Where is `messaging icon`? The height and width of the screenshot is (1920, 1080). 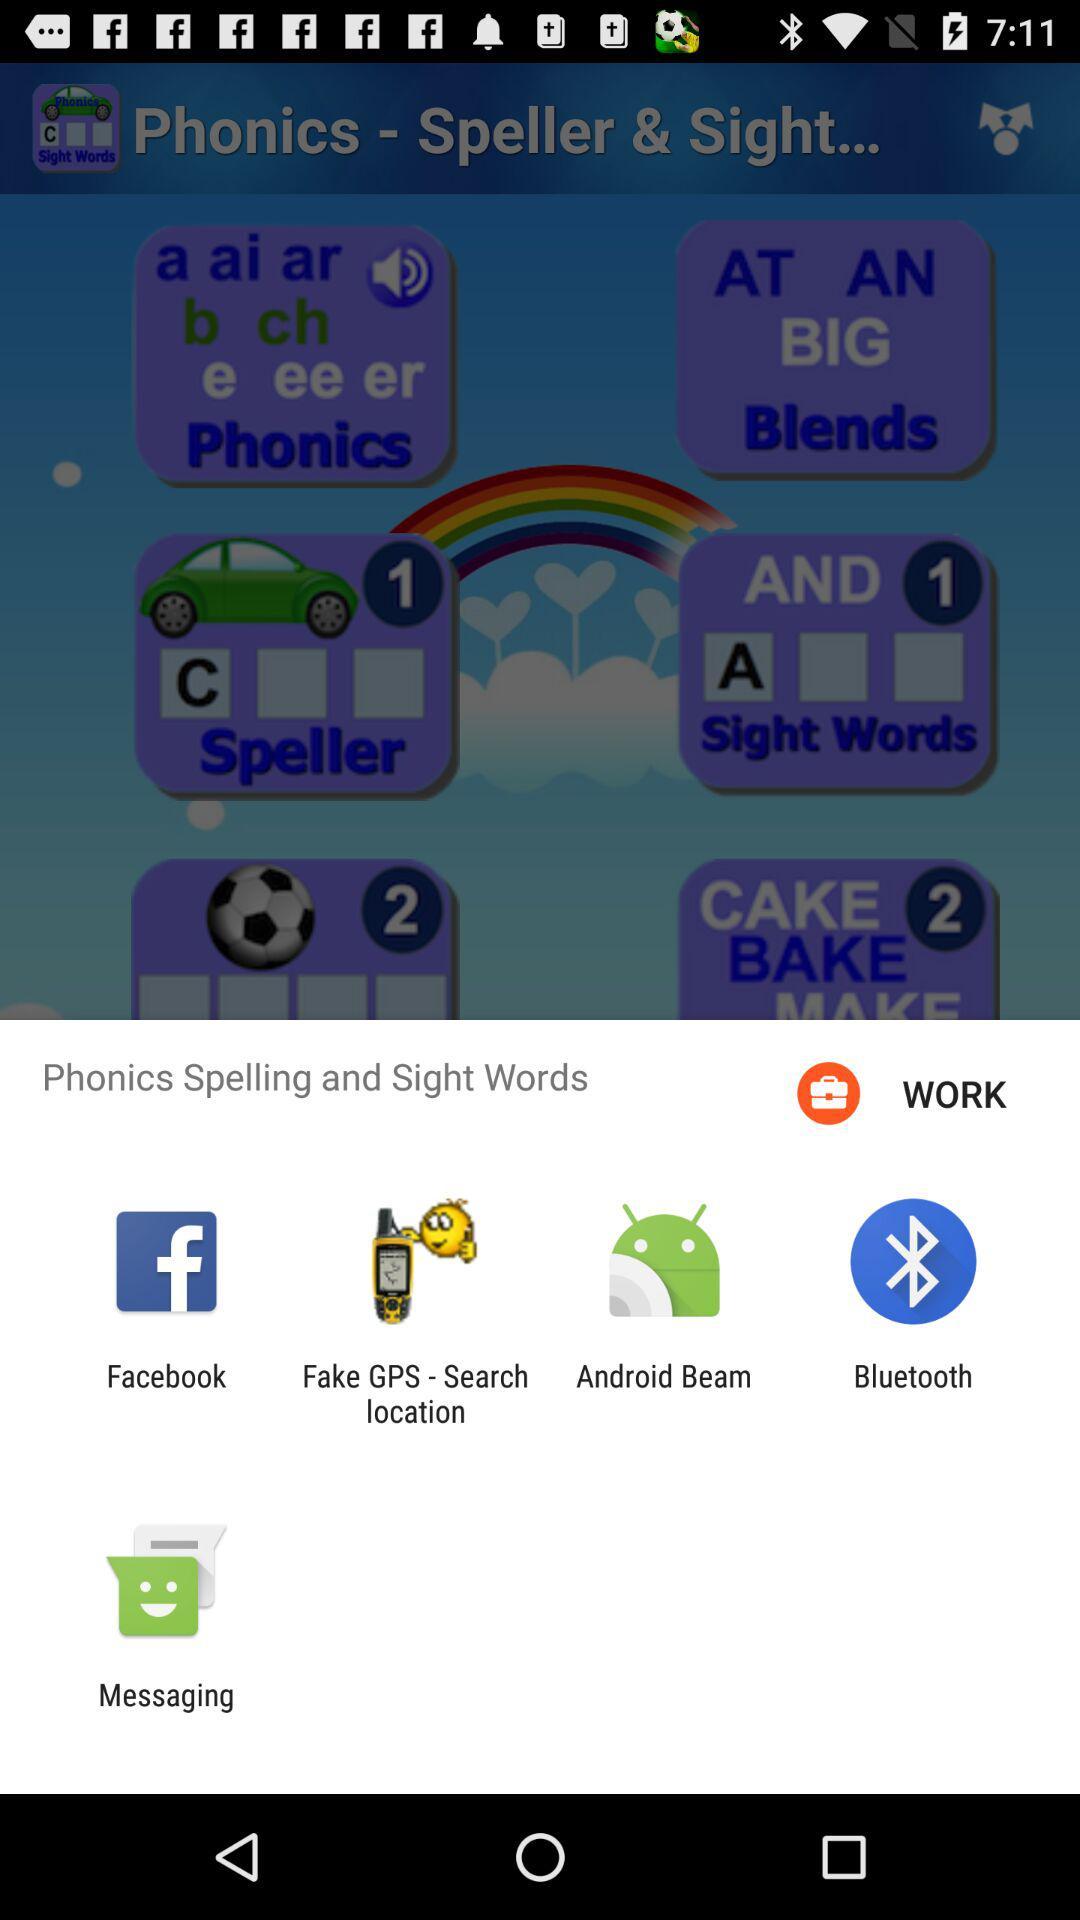 messaging icon is located at coordinates (165, 1711).